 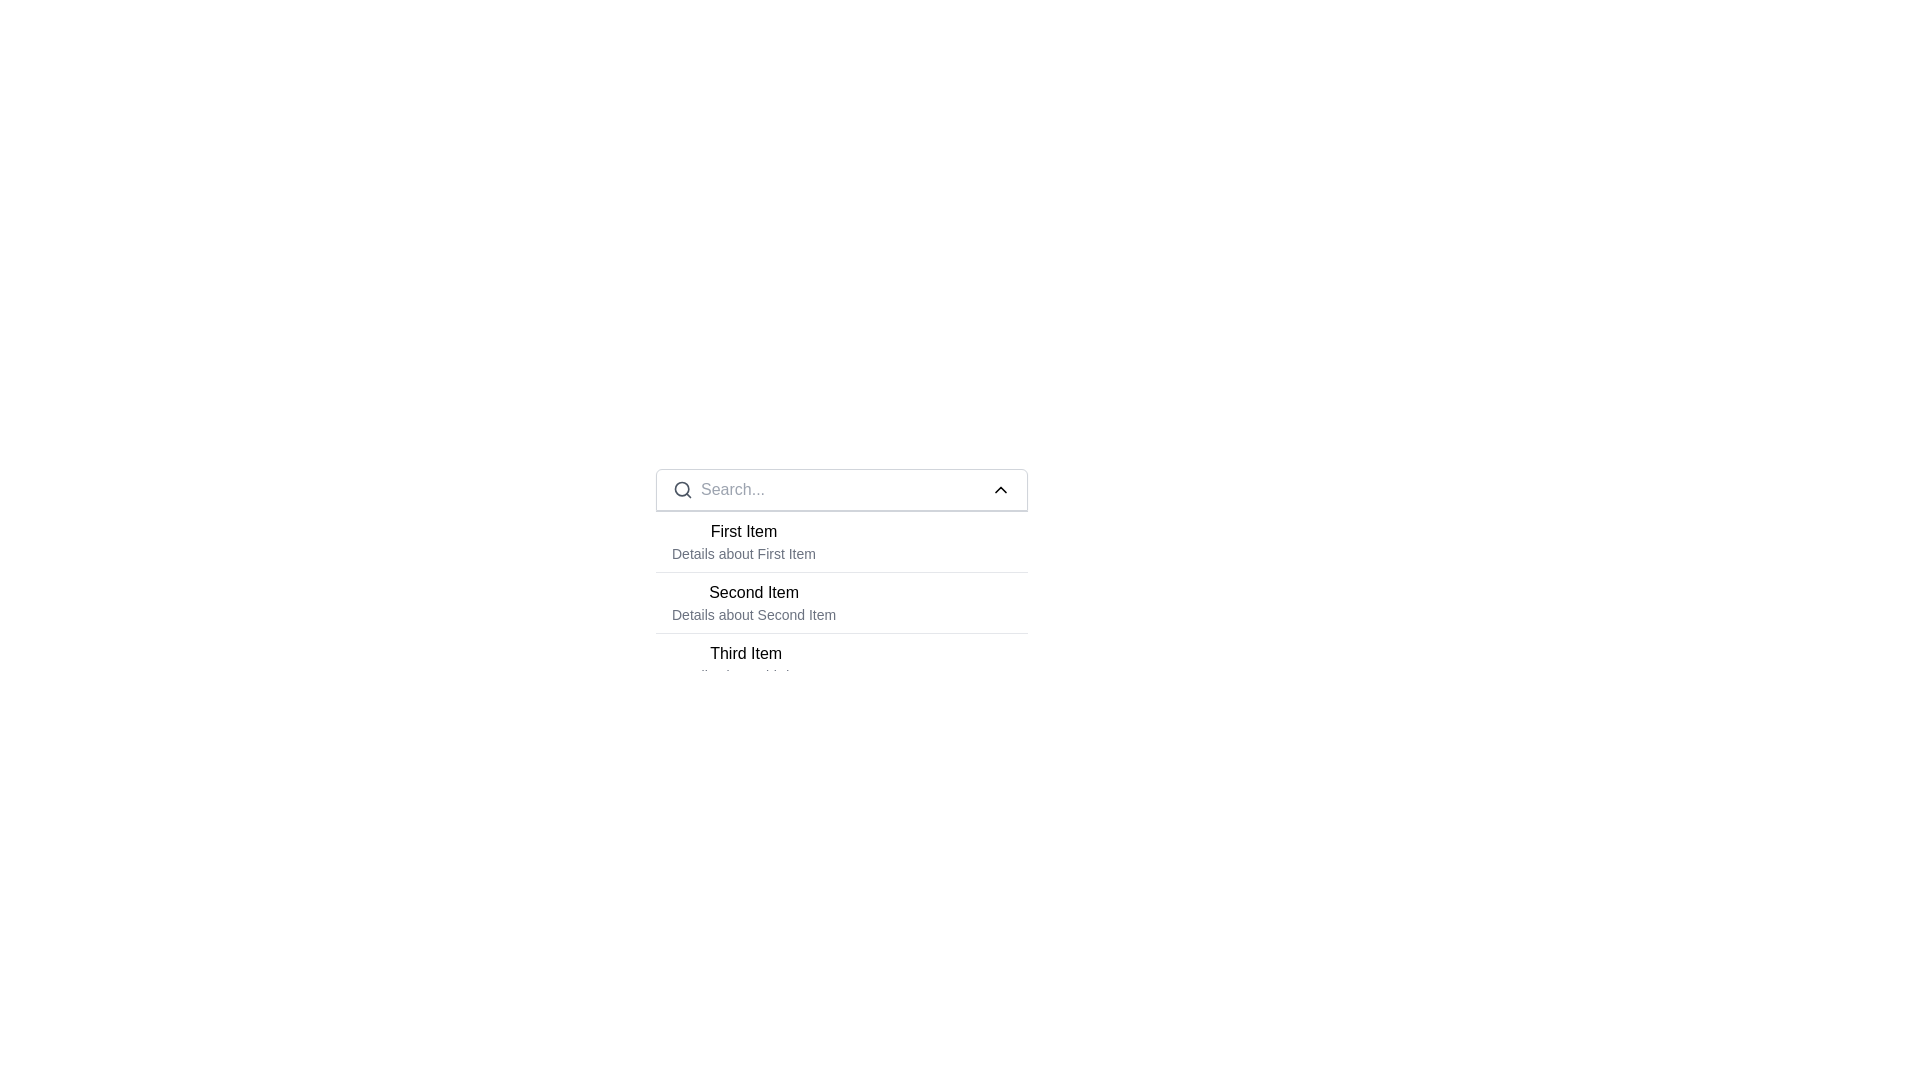 I want to click on the List item displaying 'Second Item' and 'Details about Second Item', which is the second item in a vertically arranged list, so click(x=841, y=601).